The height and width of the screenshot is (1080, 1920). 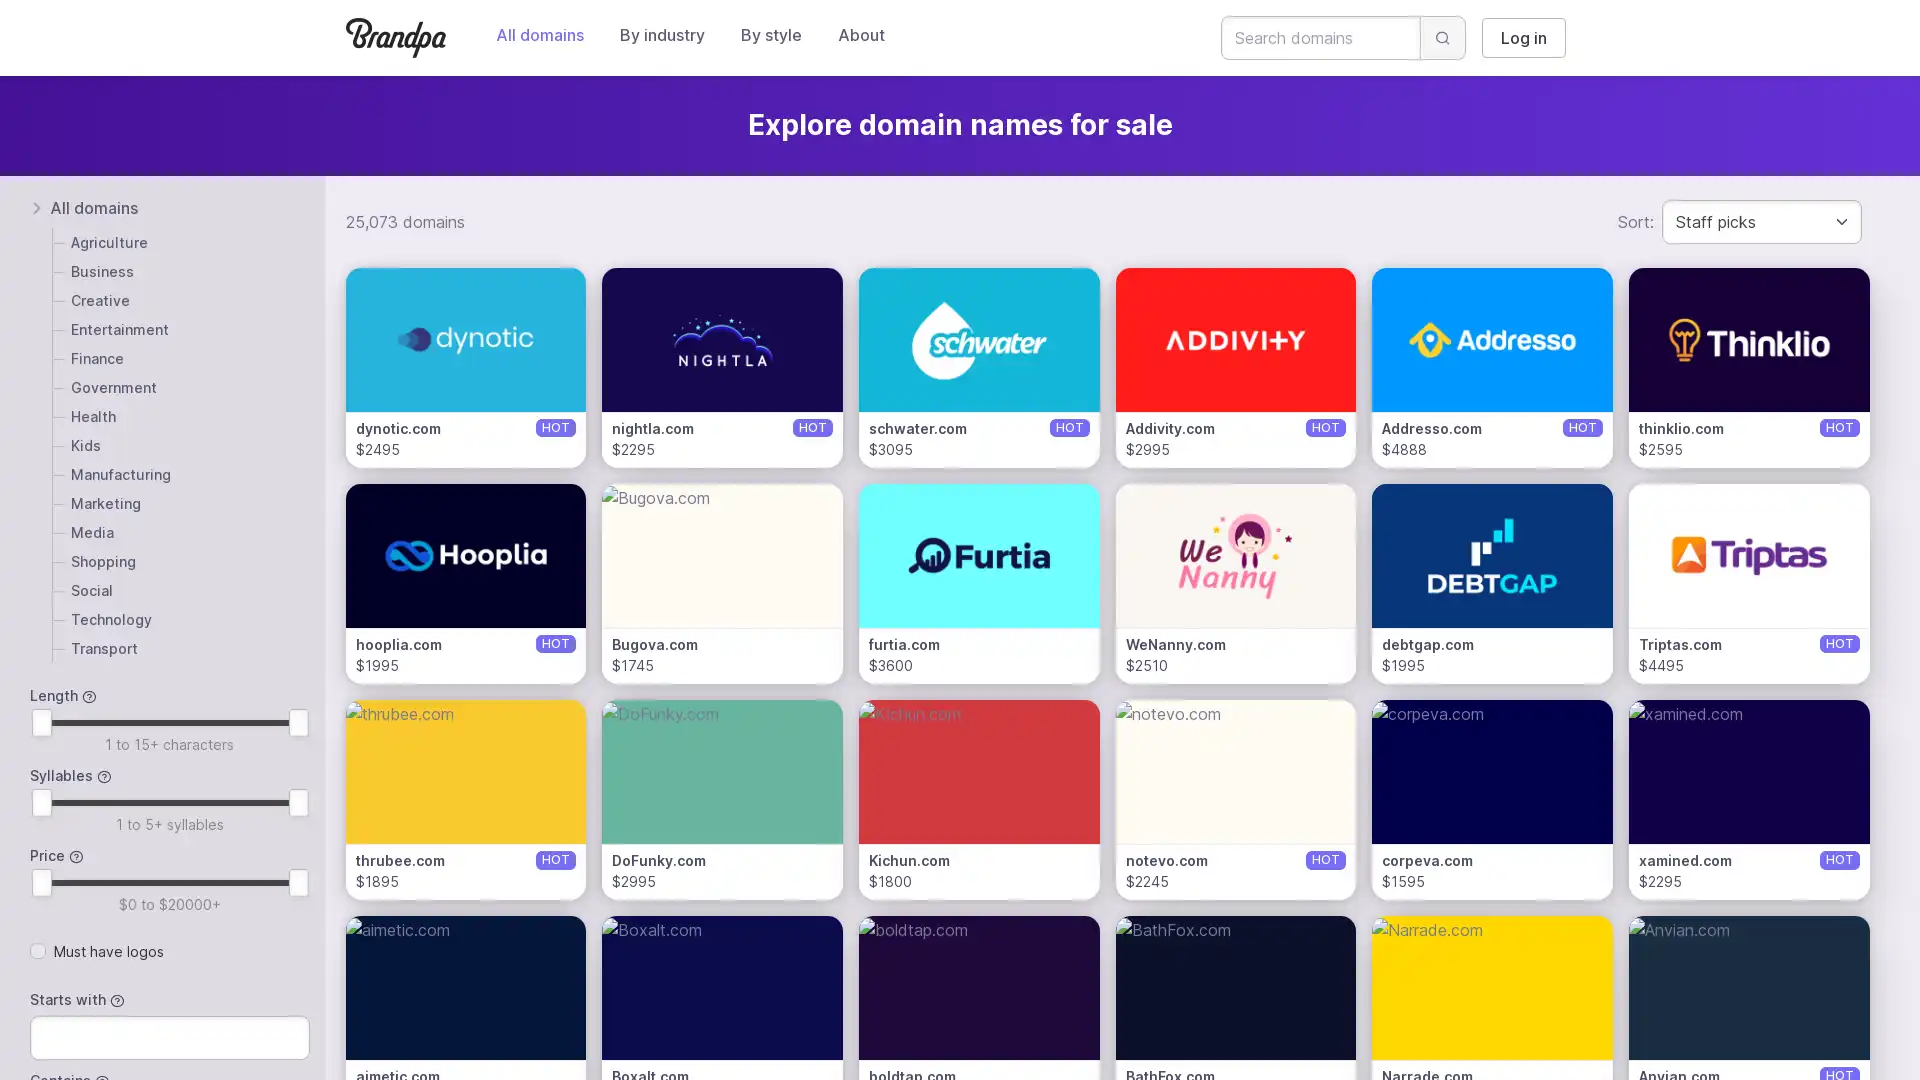 What do you see at coordinates (1443, 38) in the screenshot?
I see `Search` at bounding box center [1443, 38].